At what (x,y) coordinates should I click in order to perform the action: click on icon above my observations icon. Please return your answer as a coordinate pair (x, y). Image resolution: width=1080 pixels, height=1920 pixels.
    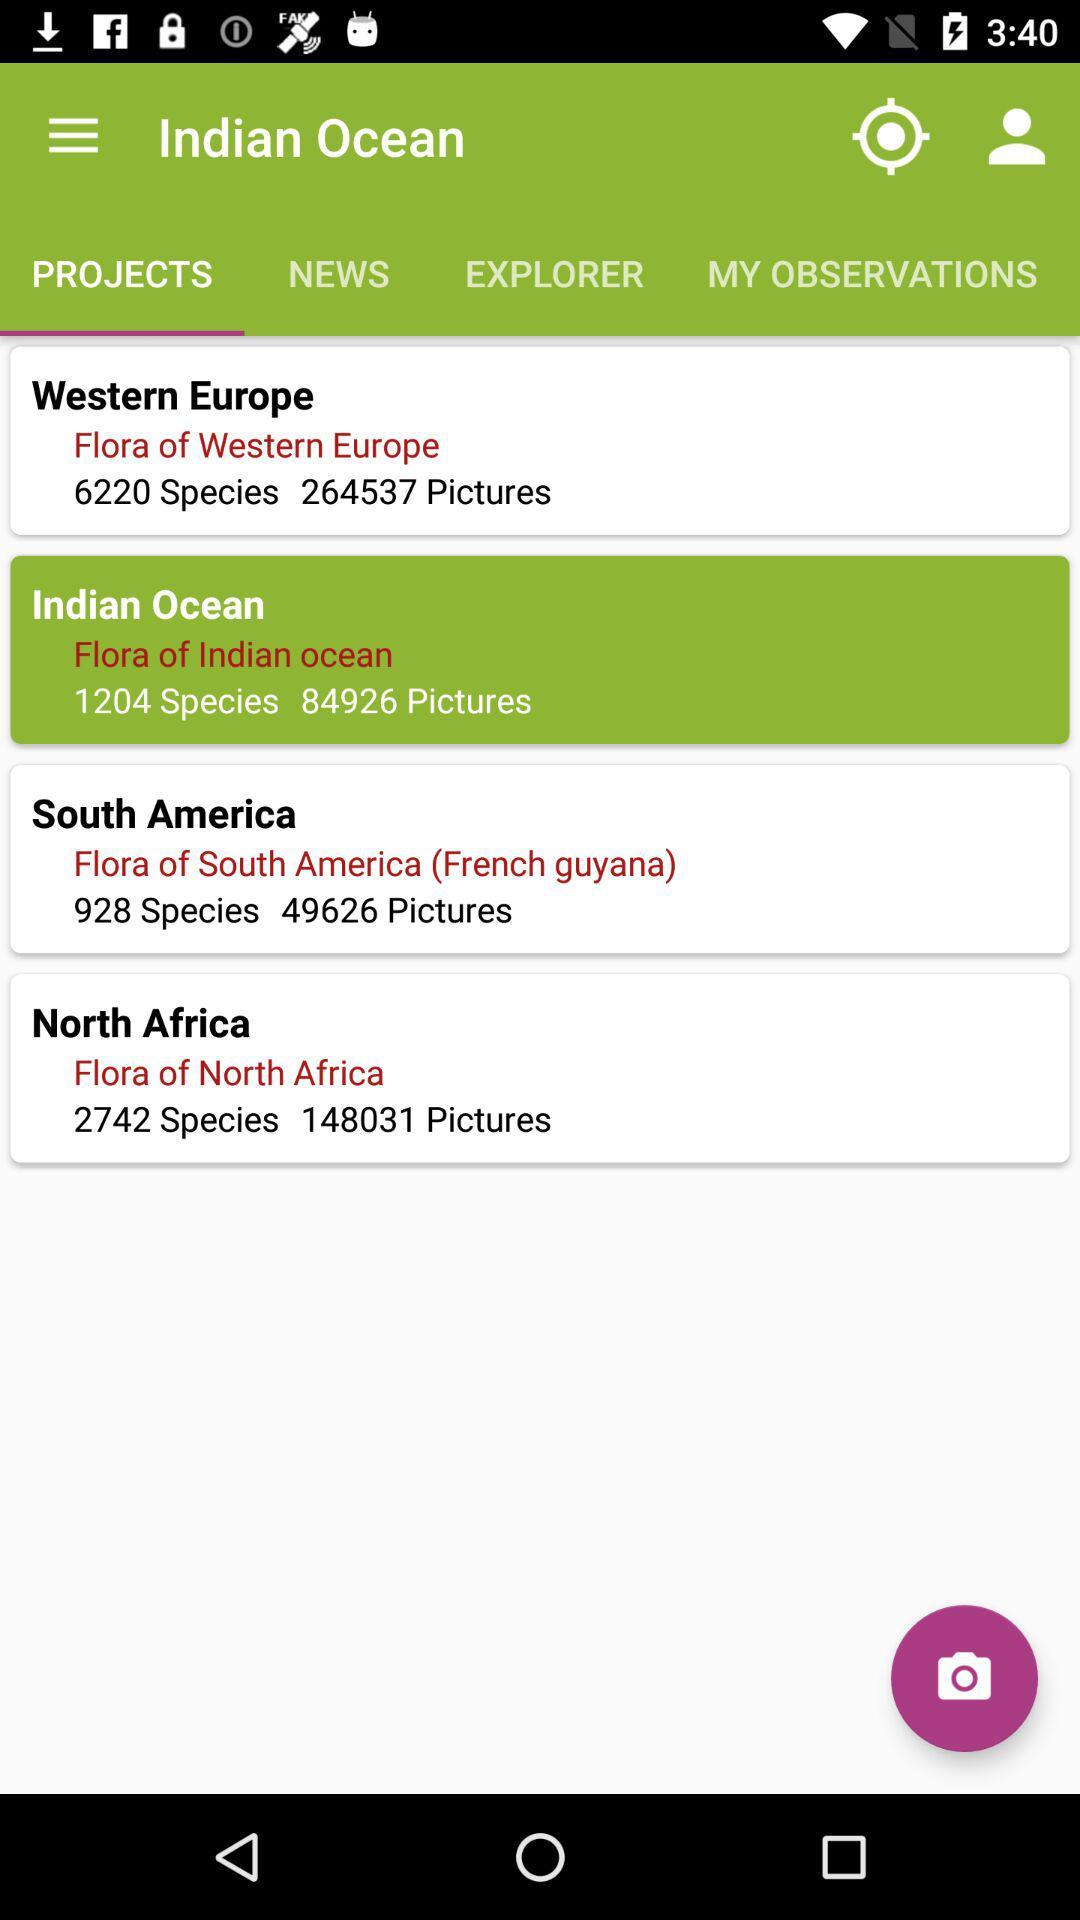
    Looking at the image, I should click on (1017, 135).